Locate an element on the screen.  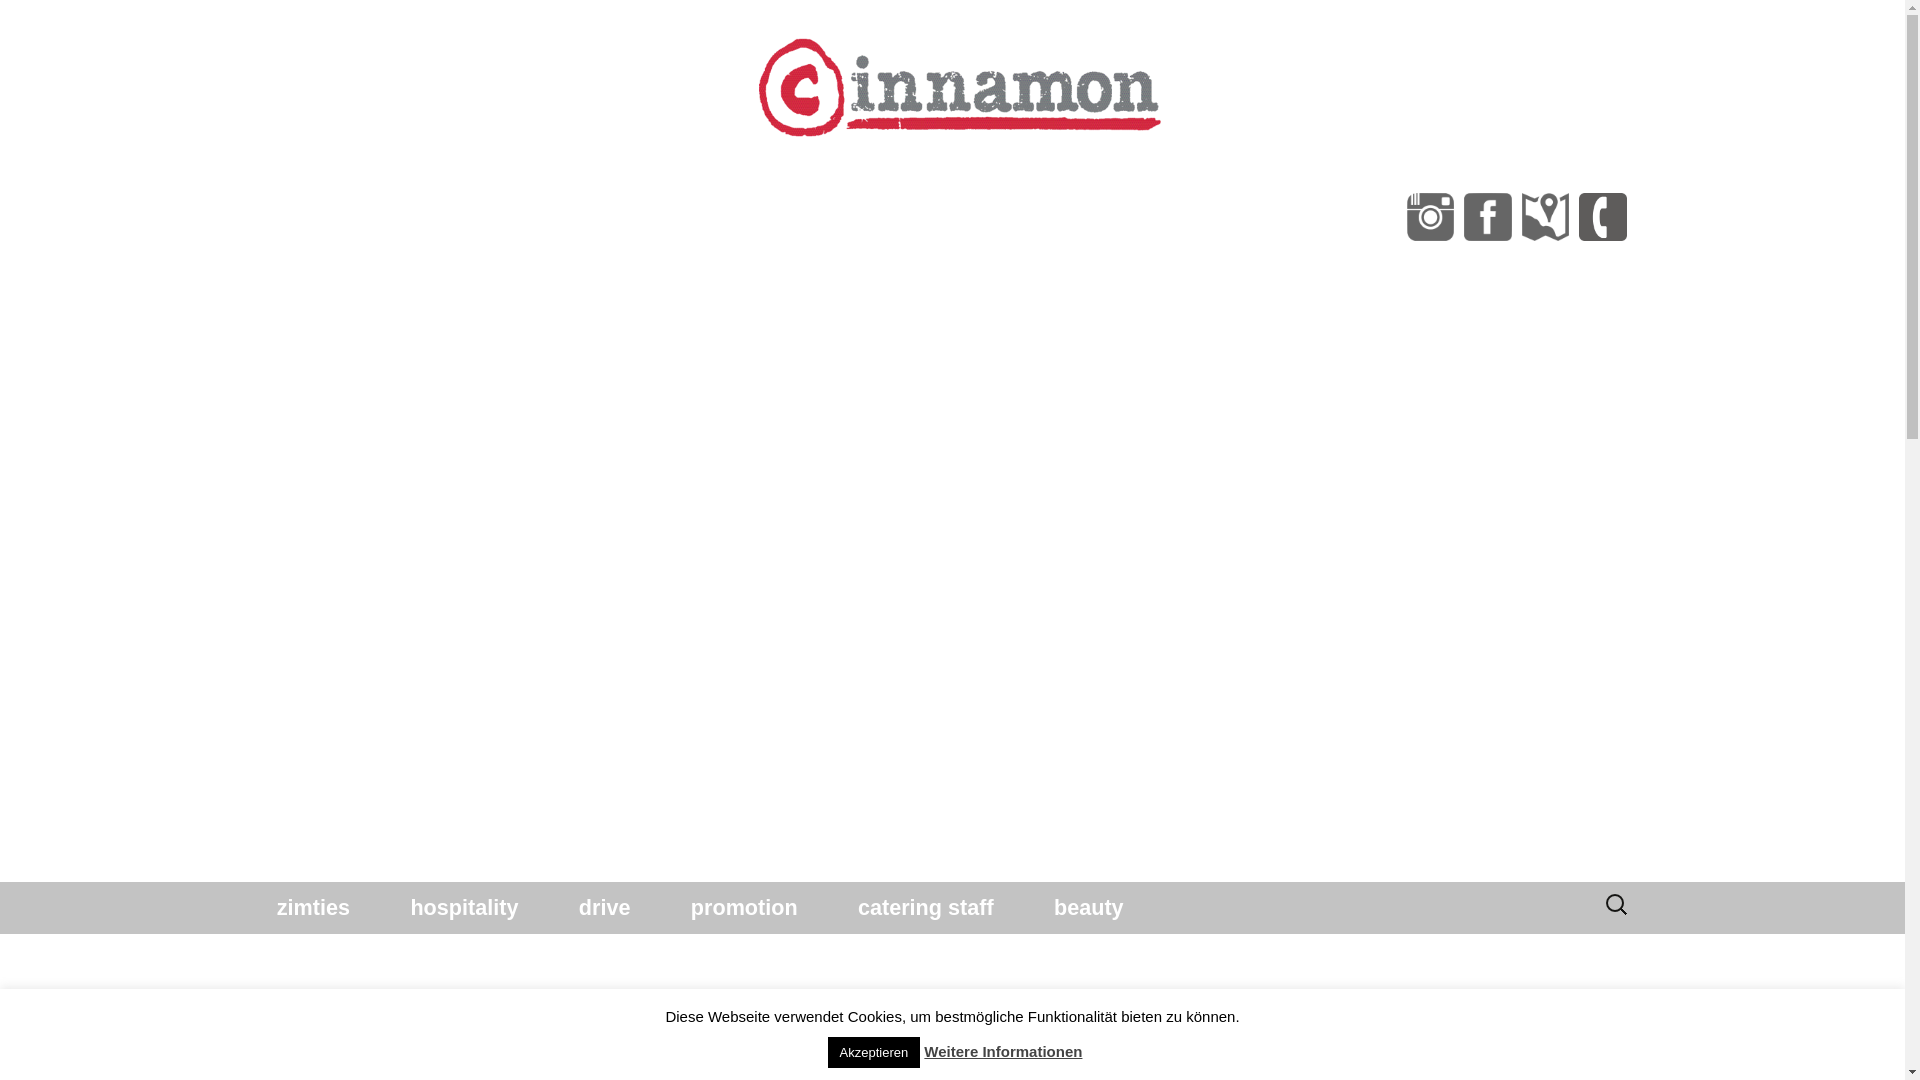
'drive' is located at coordinates (603, 907).